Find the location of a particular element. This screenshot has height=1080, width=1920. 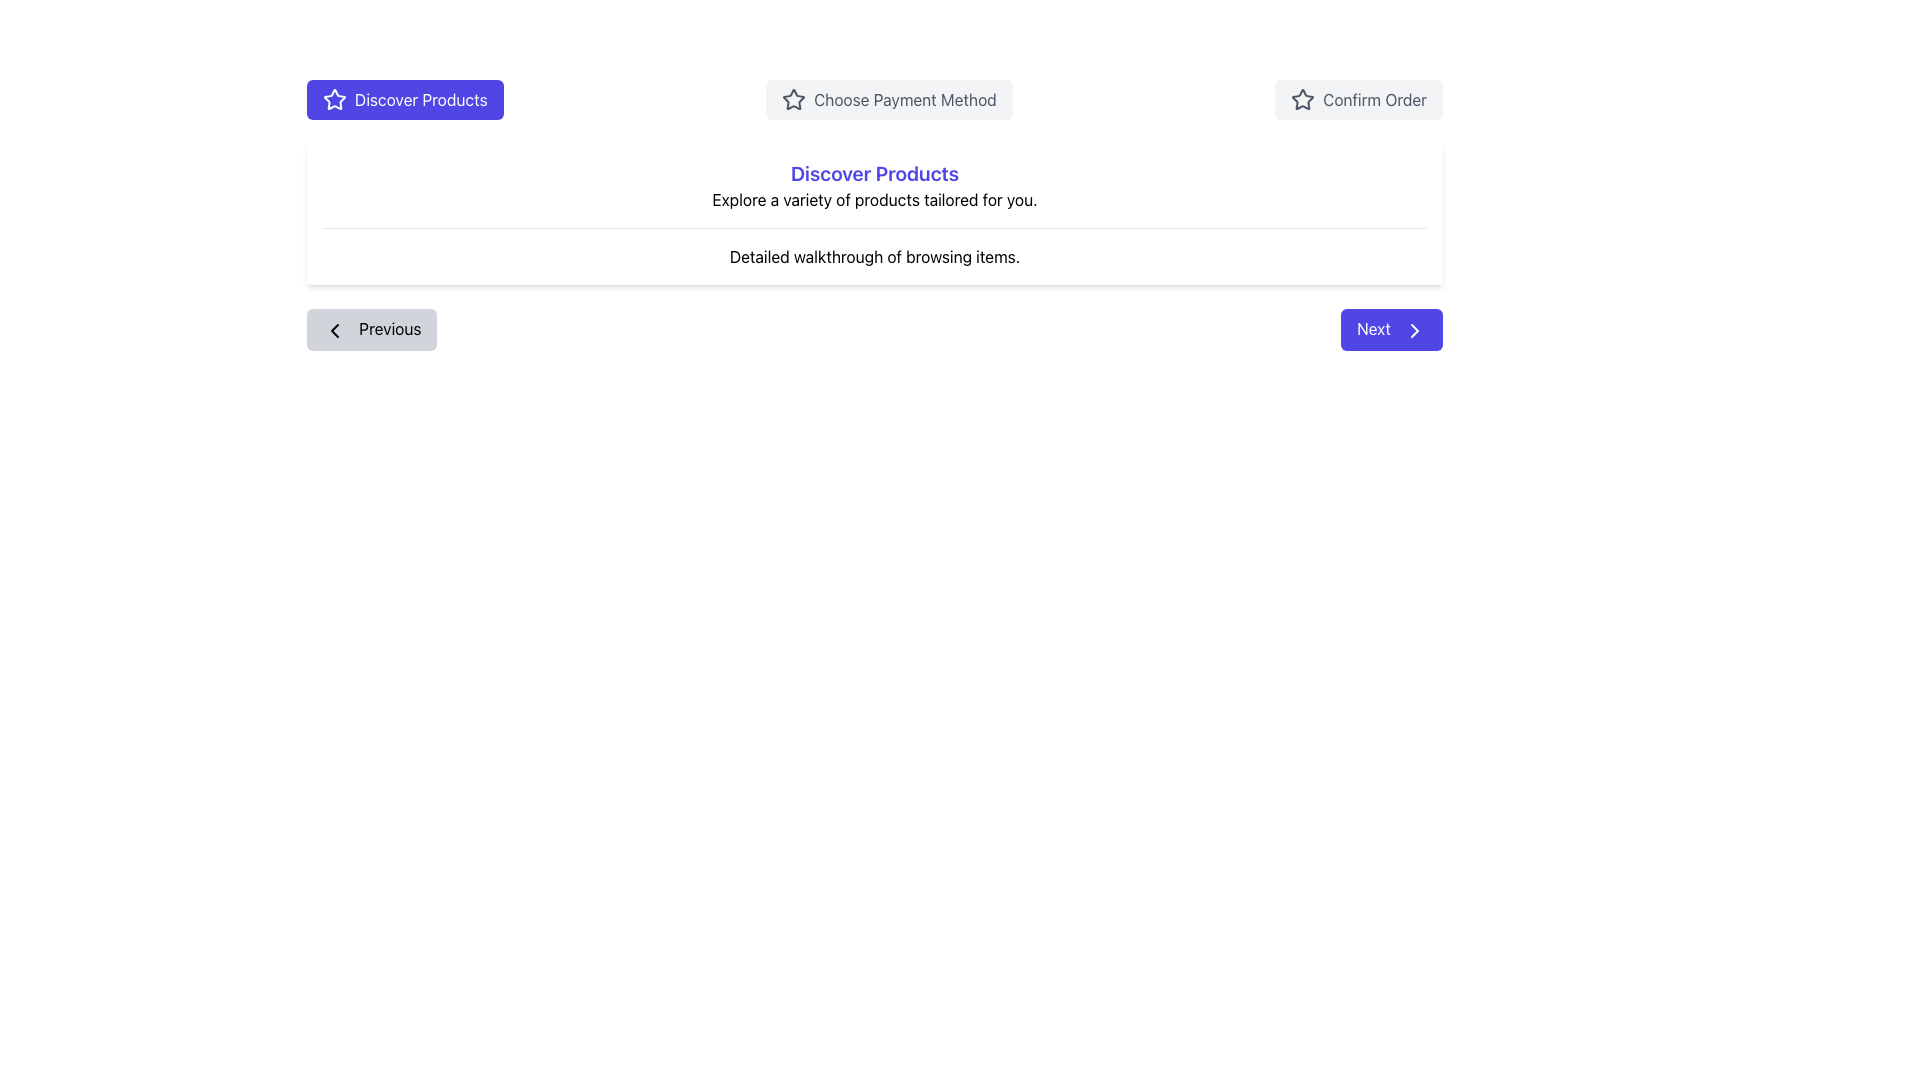

the text label providing supplementary information related to the main title 'Discover Products.' is located at coordinates (874, 200).